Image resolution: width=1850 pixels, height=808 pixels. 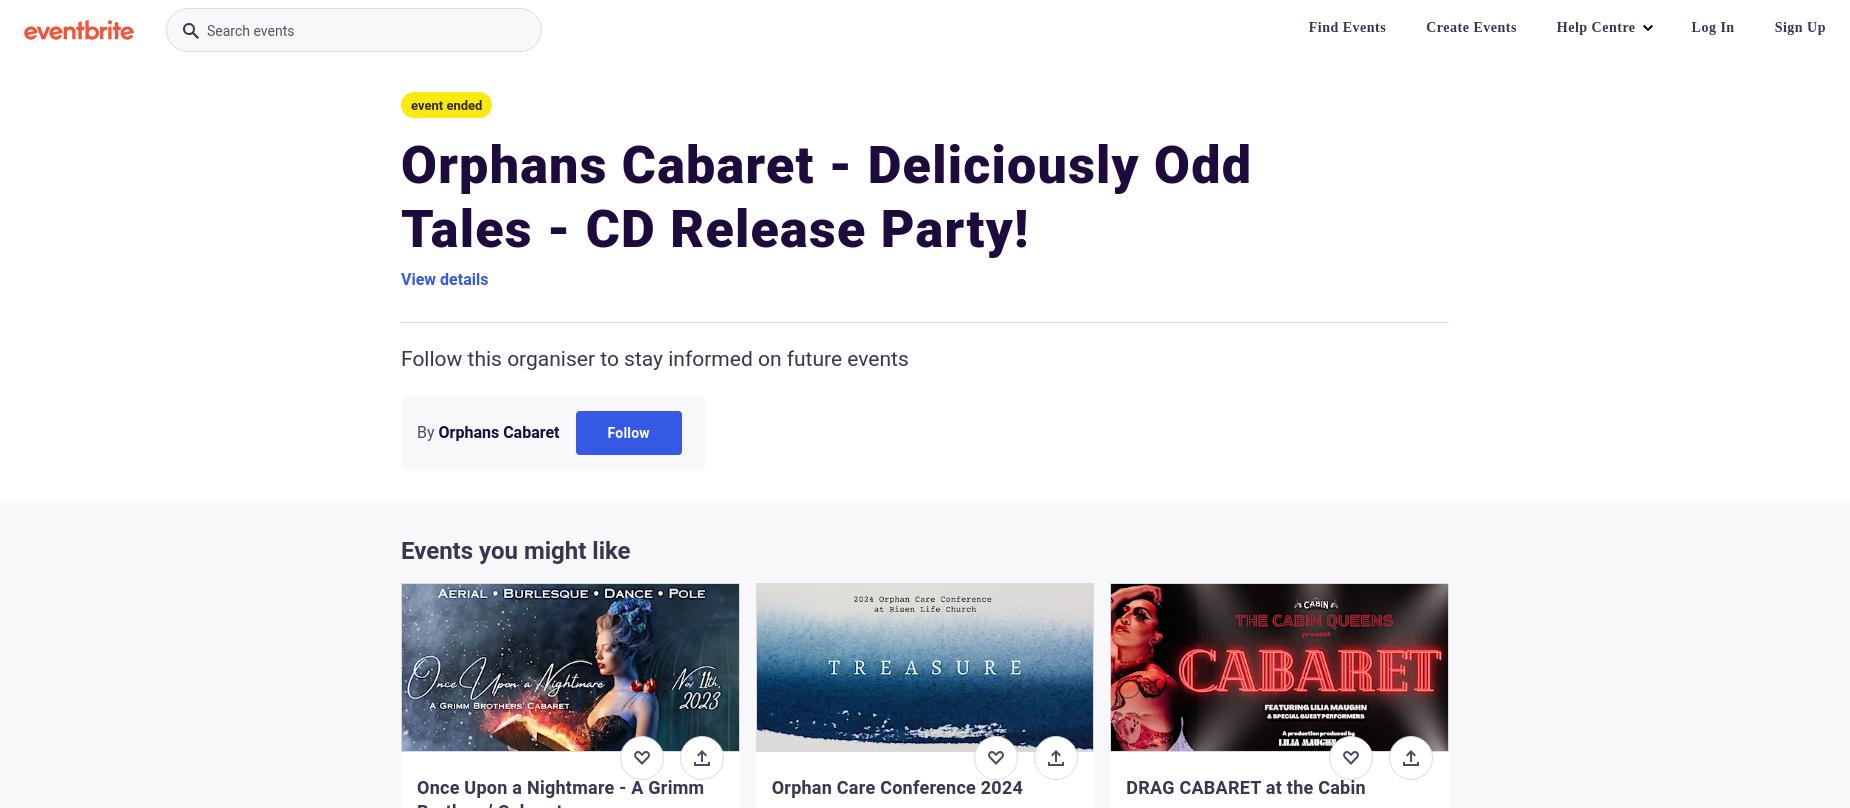 I want to click on 'By', so click(x=424, y=432).